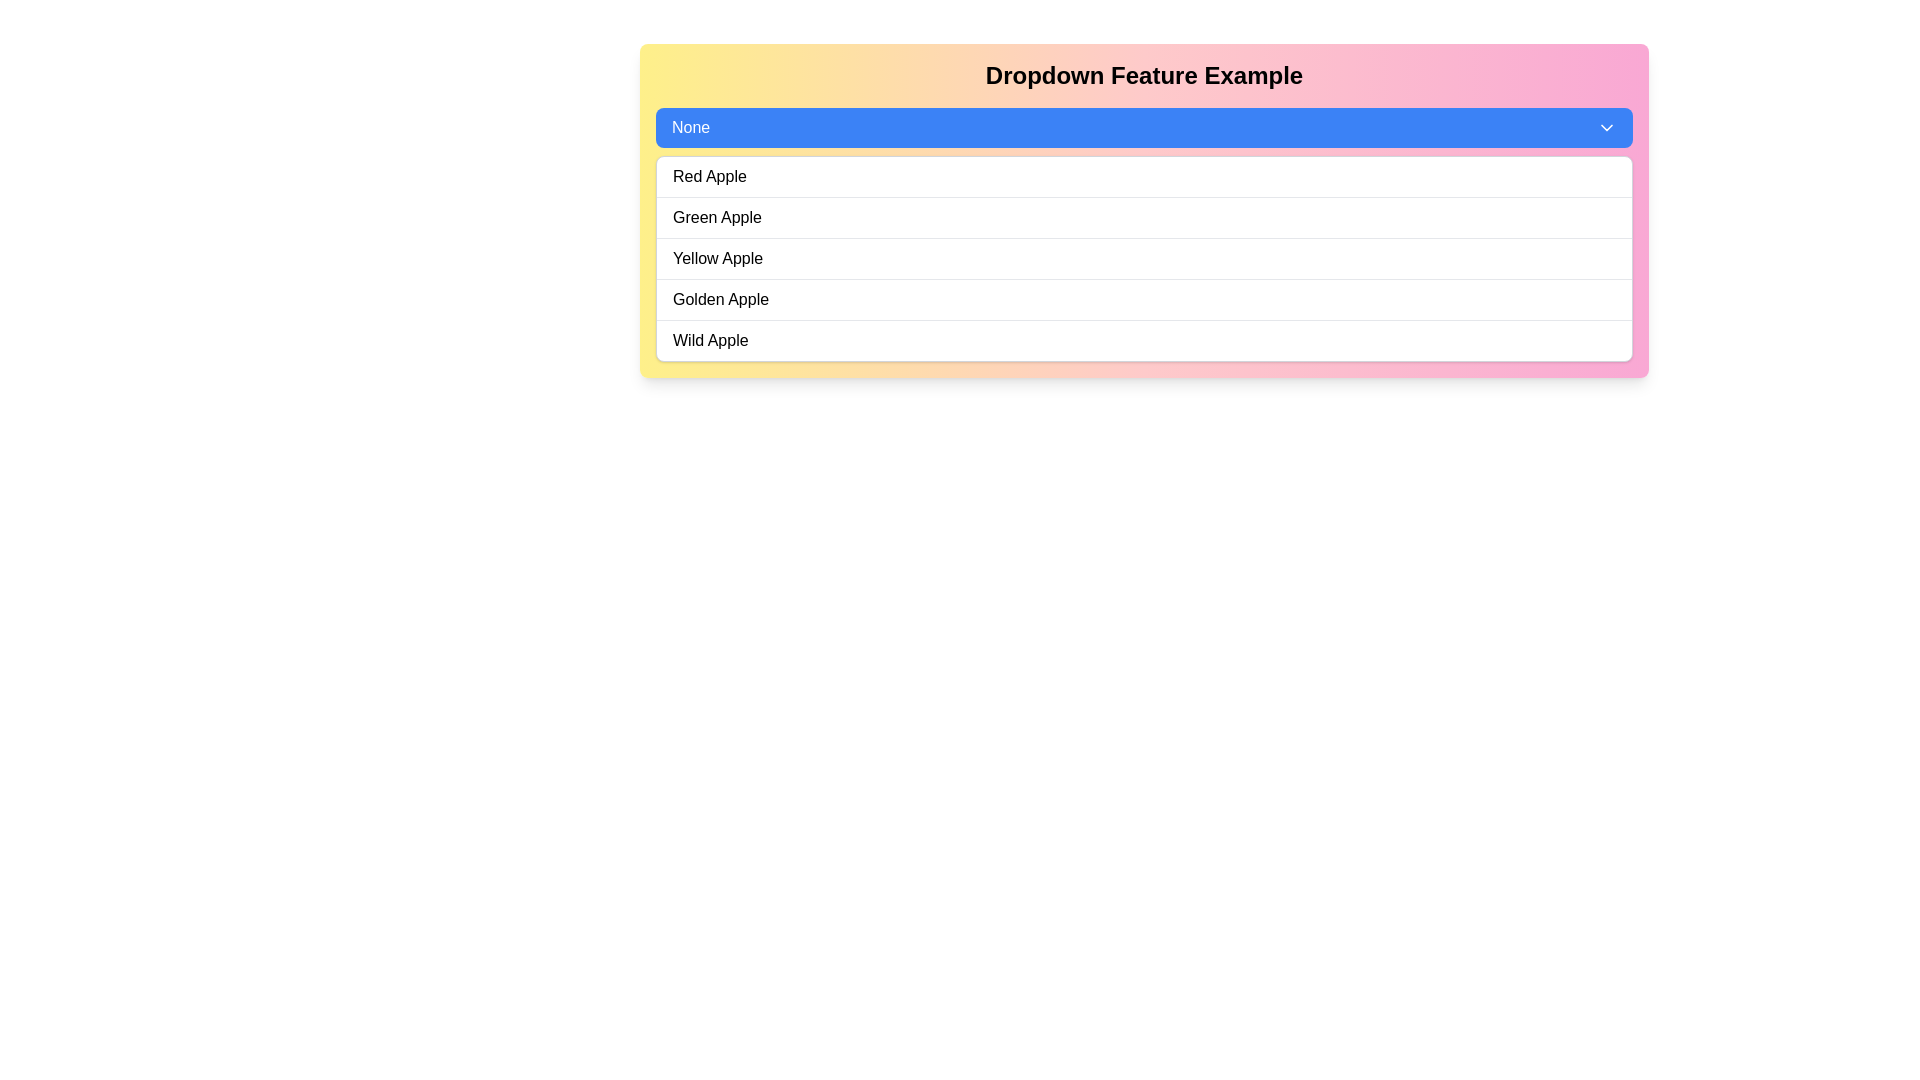 This screenshot has width=1920, height=1080. What do you see at coordinates (1144, 127) in the screenshot?
I see `the dropdown menu with a vibrant blue background and white text, located beneath the title 'Dropdown Feature Example', to enable keyboard navigation` at bounding box center [1144, 127].